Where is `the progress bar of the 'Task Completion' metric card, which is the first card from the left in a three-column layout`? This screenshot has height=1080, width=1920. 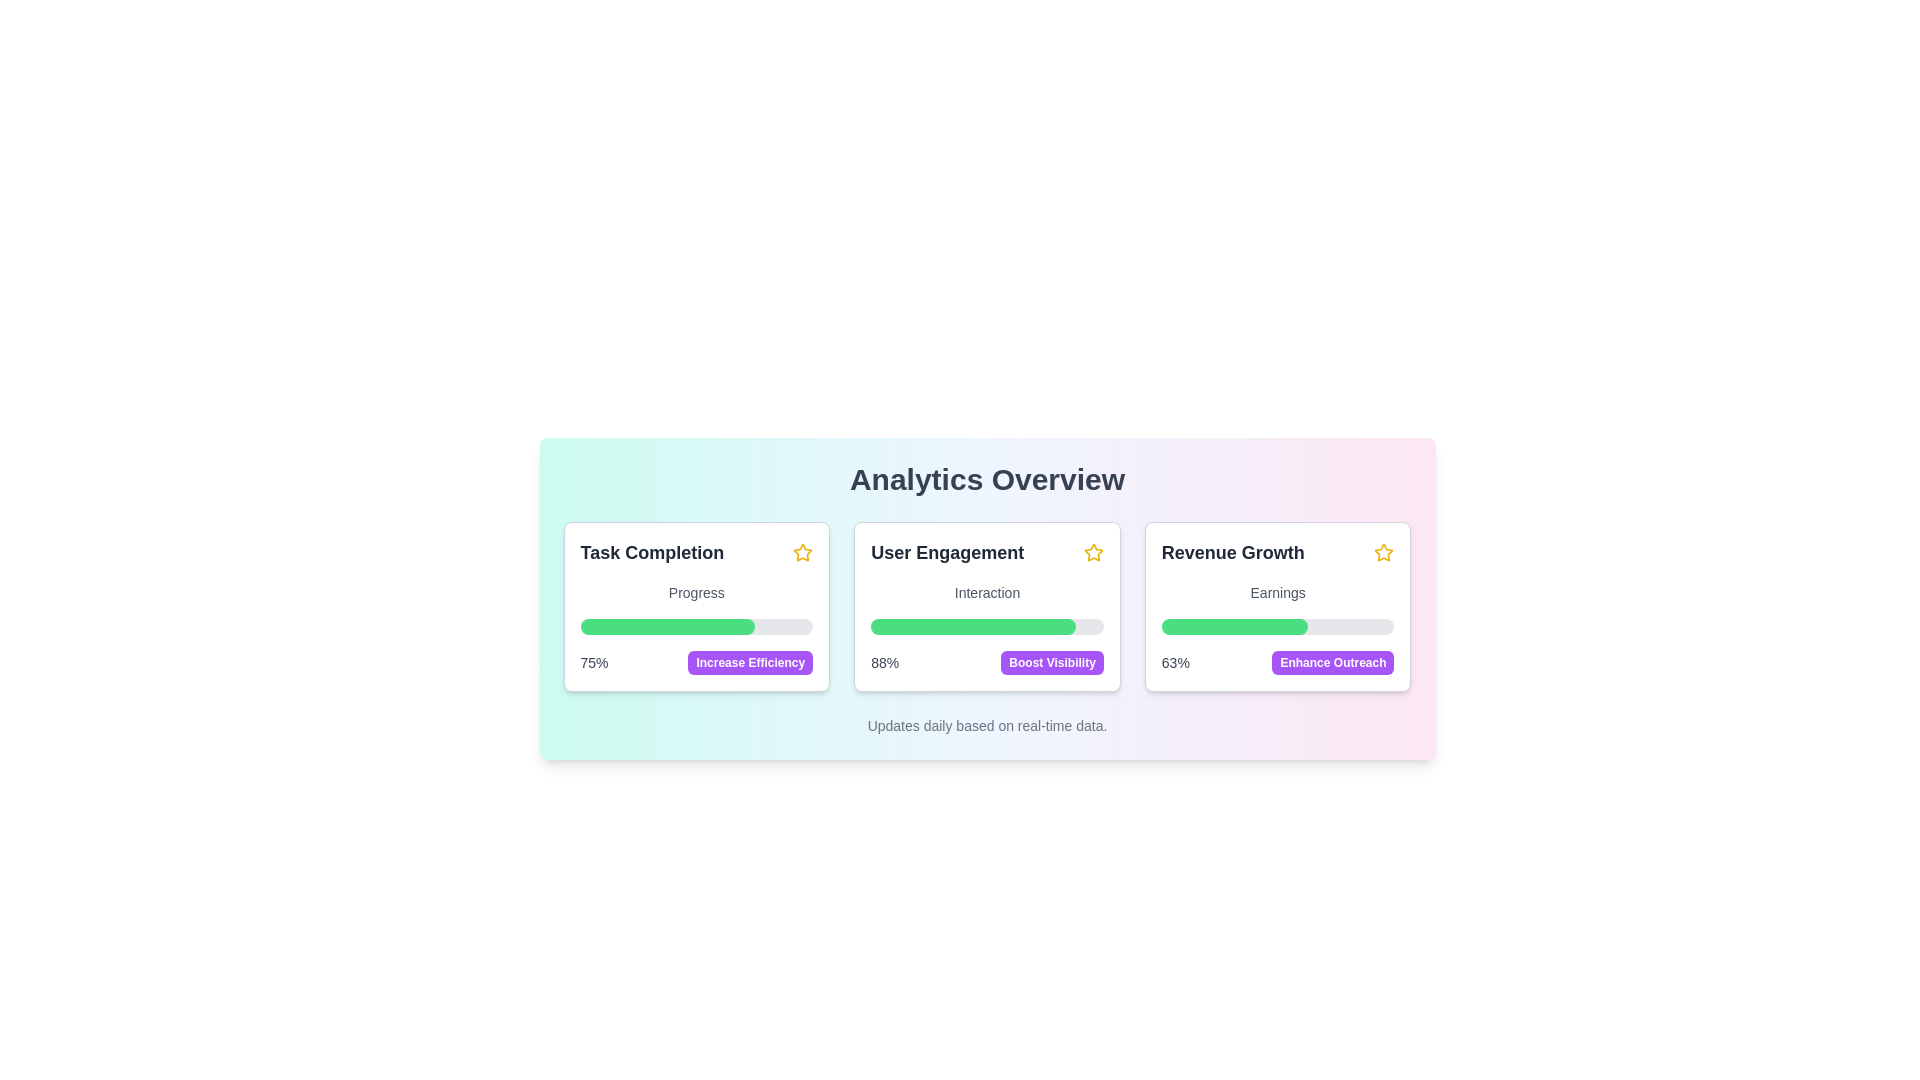 the progress bar of the 'Task Completion' metric card, which is the first card from the left in a three-column layout is located at coordinates (696, 605).